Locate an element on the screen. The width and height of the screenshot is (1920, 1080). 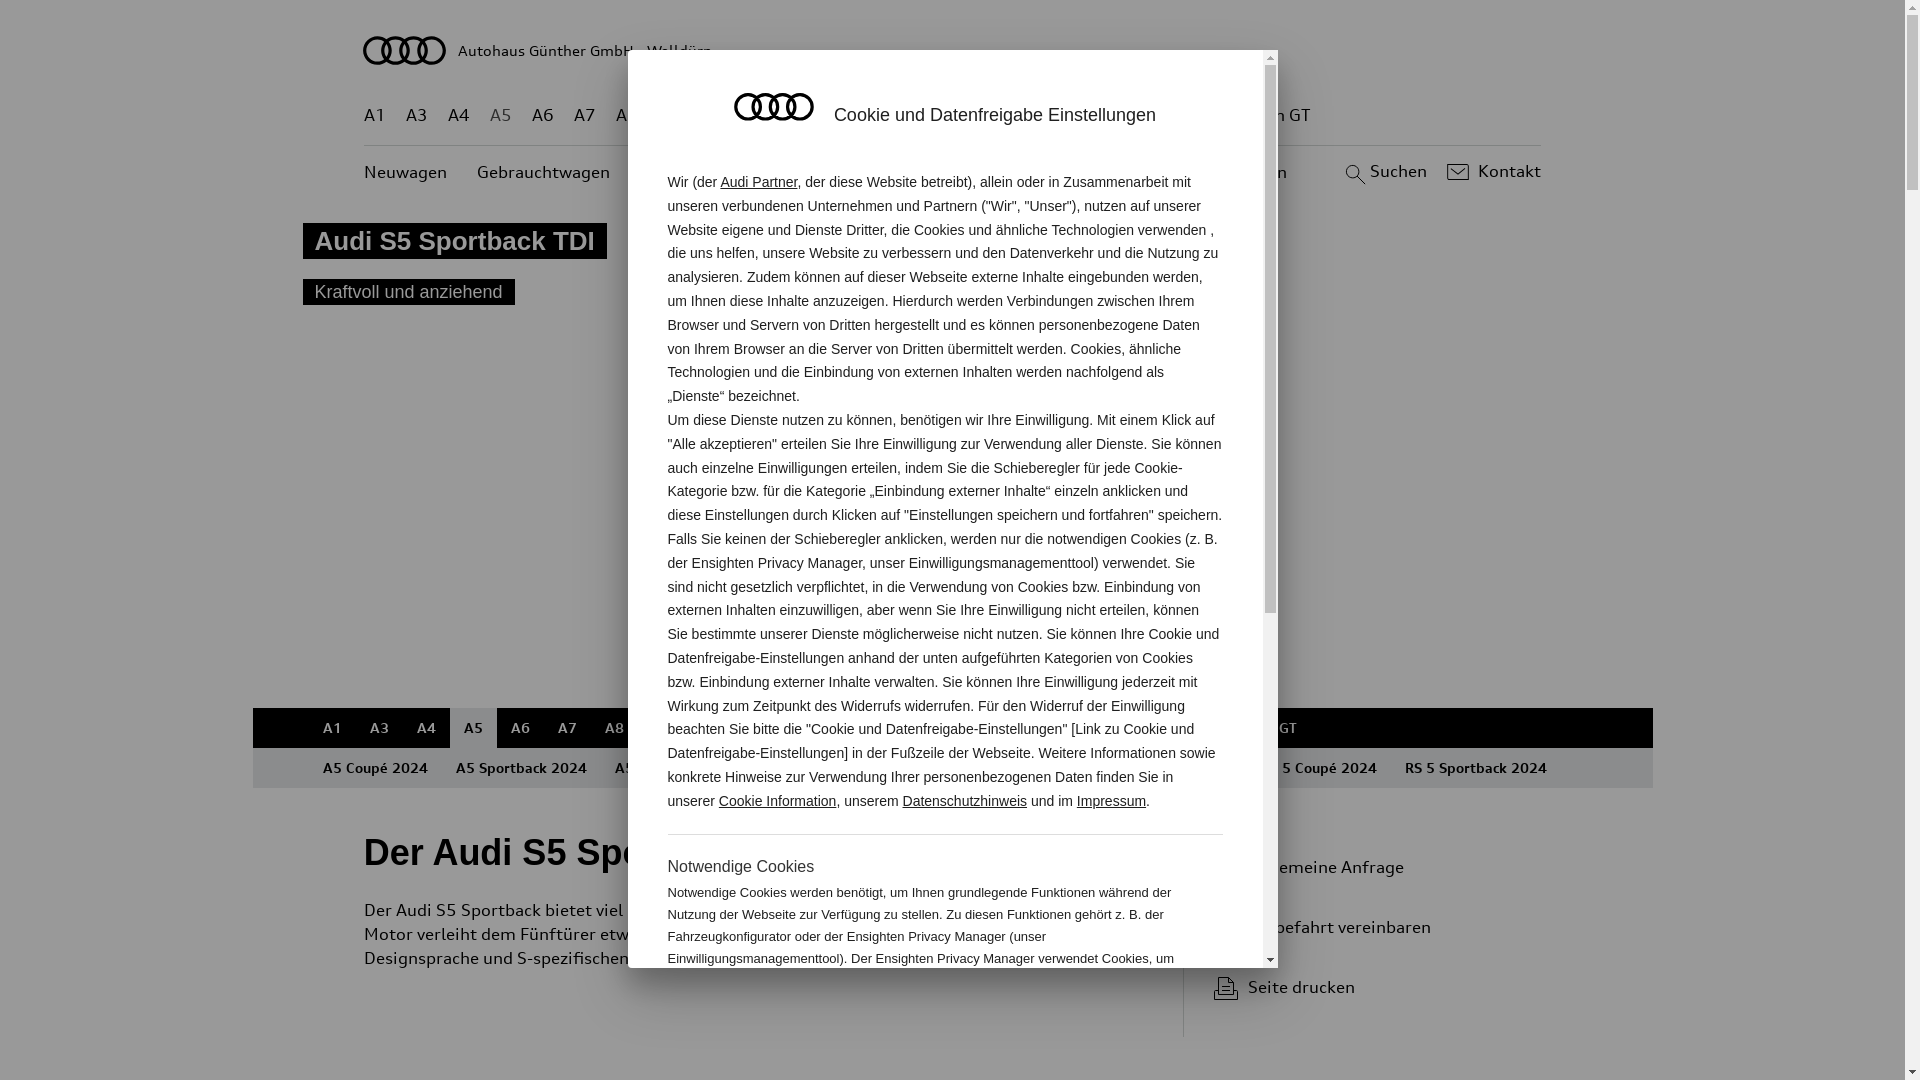
'Kontakt' is located at coordinates (1491, 171).